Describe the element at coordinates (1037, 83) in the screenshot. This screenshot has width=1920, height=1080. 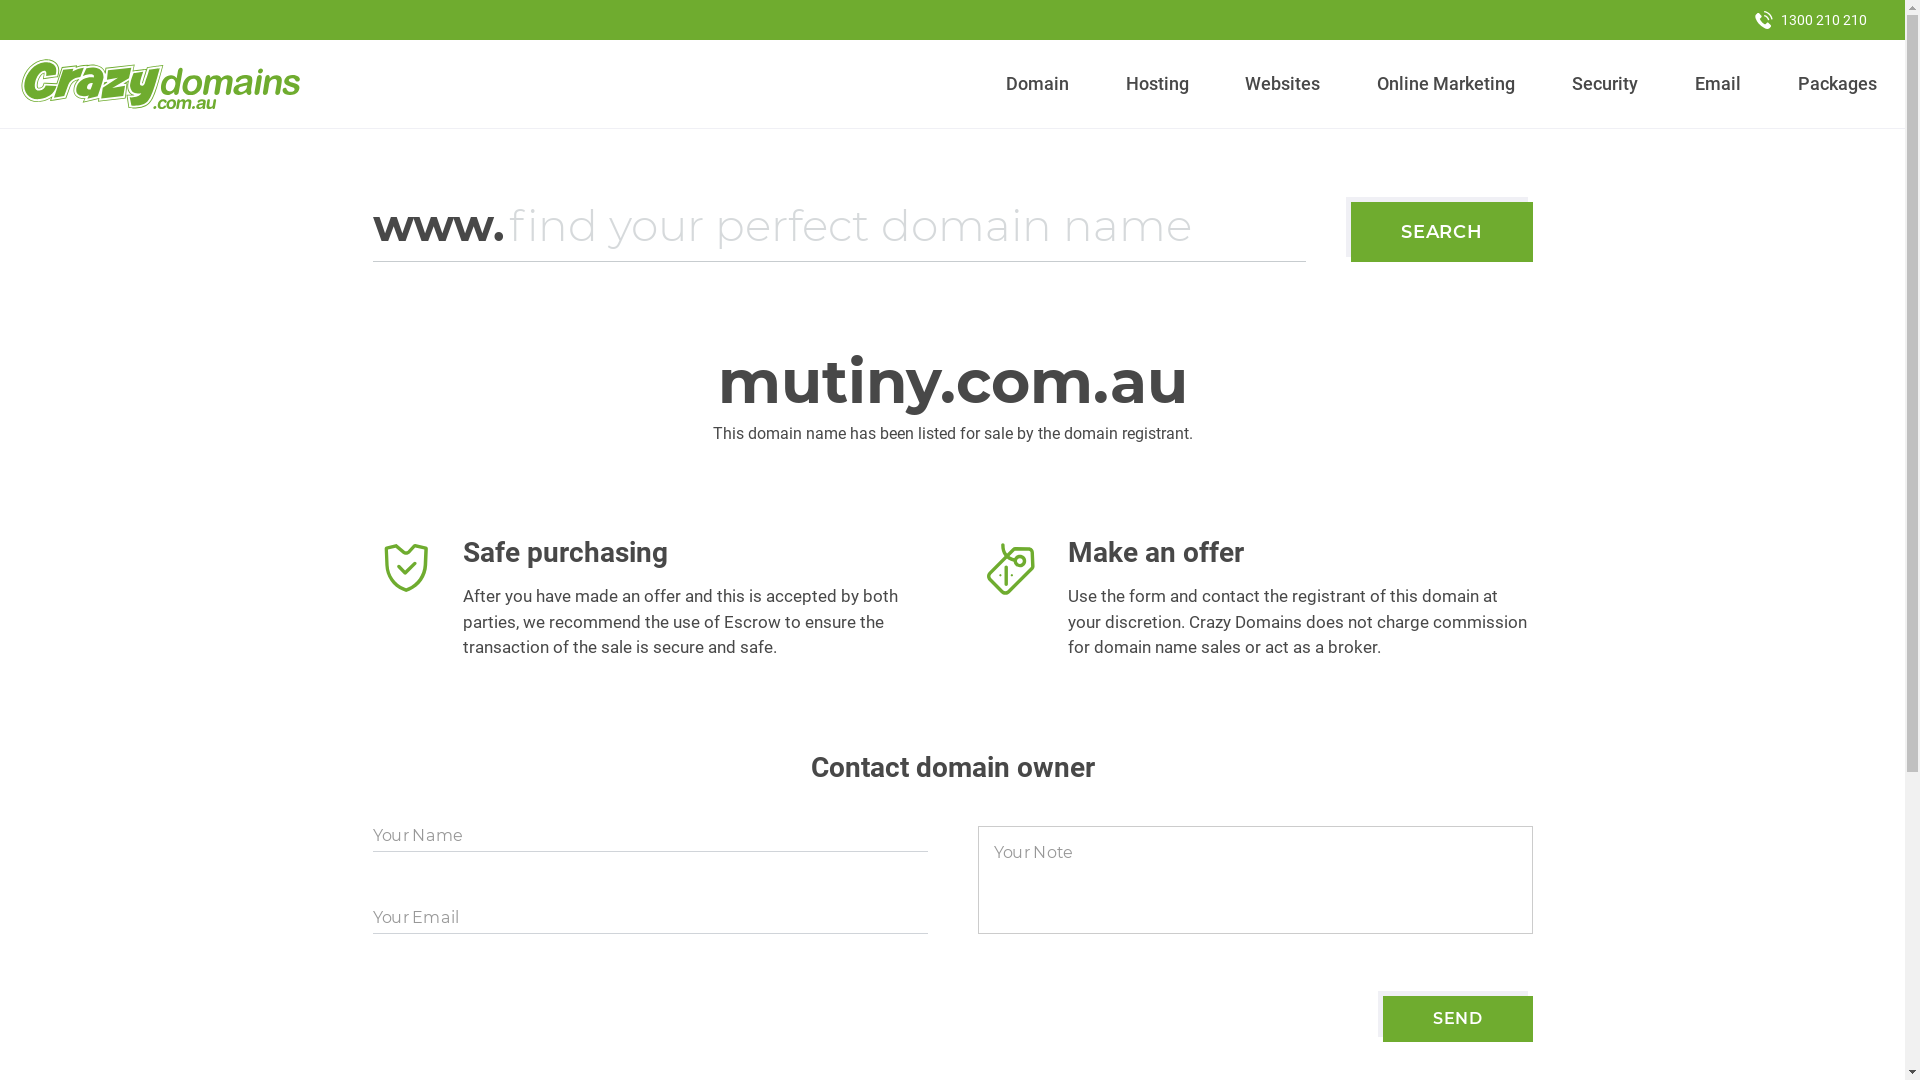
I see `'Domain'` at that location.